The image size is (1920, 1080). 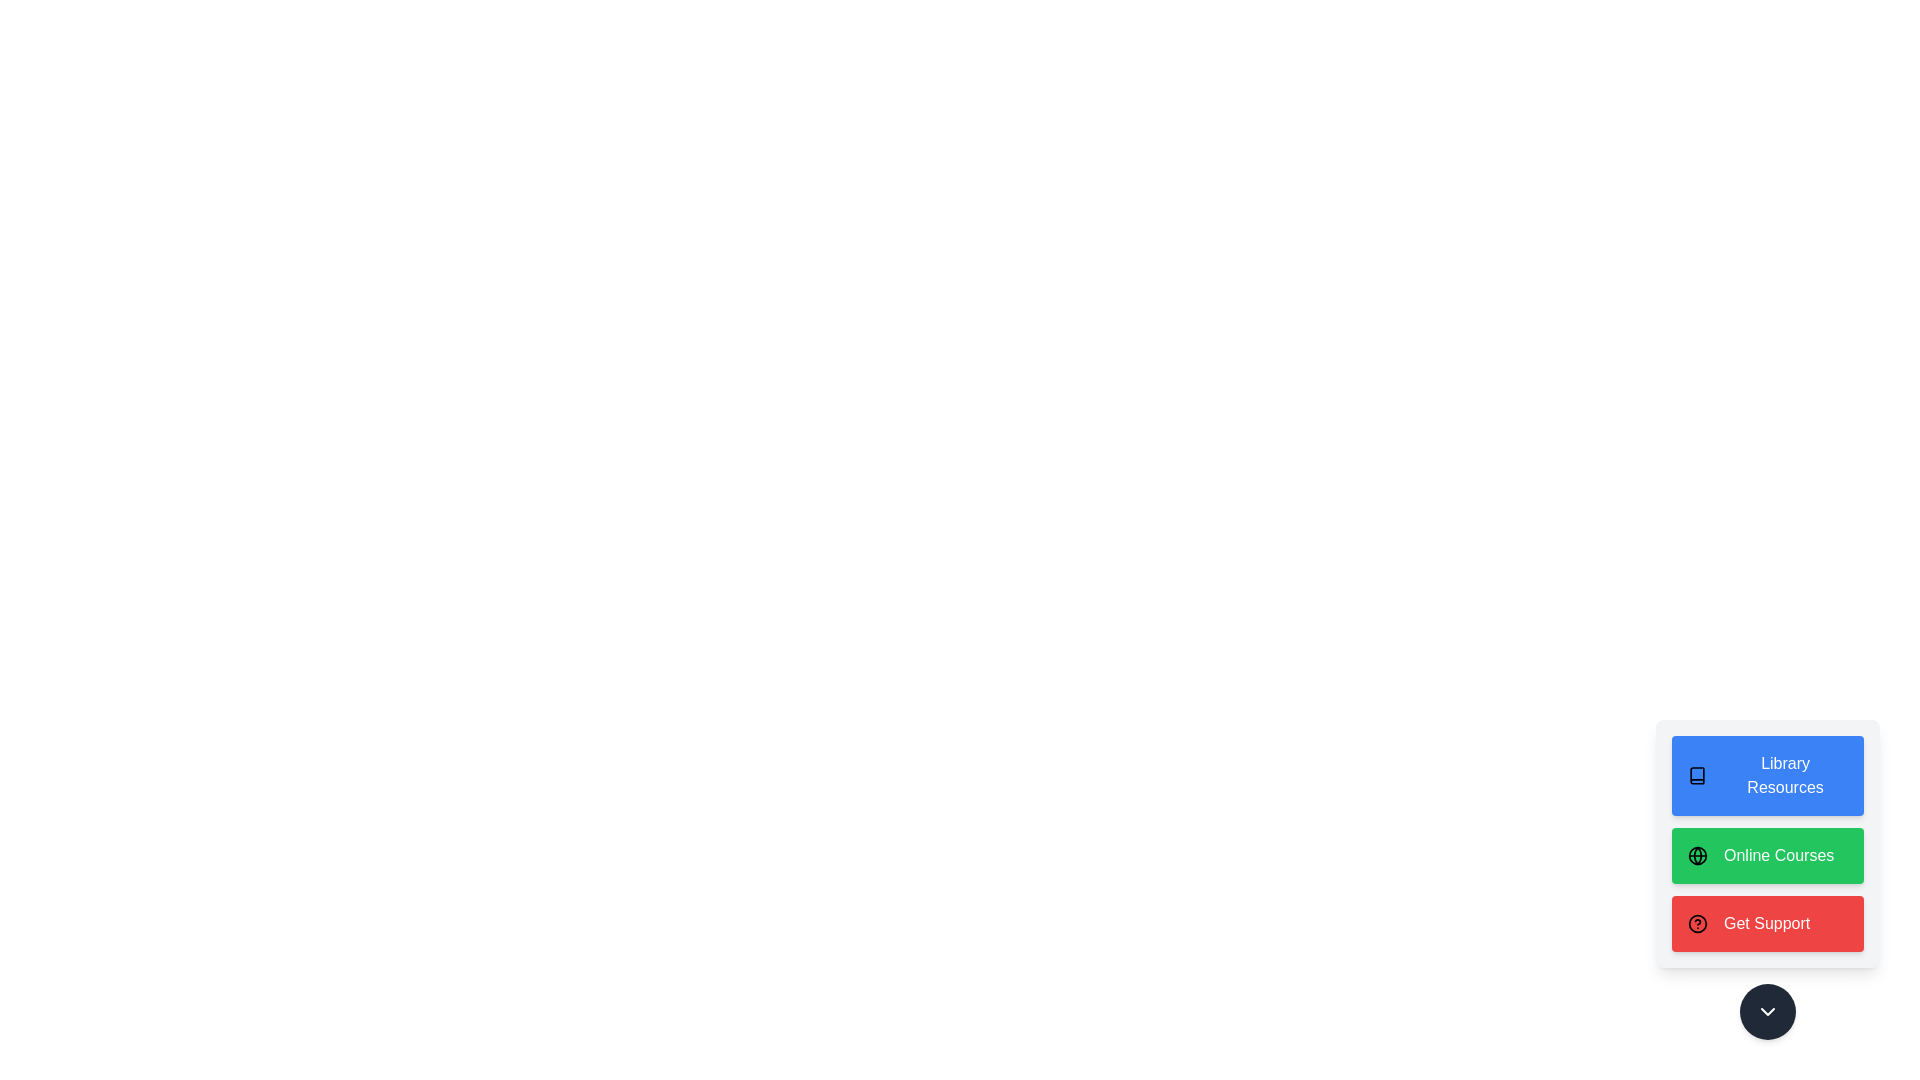 I want to click on the option labeled 'Get Support' to observe the hover effect, so click(x=1767, y=924).